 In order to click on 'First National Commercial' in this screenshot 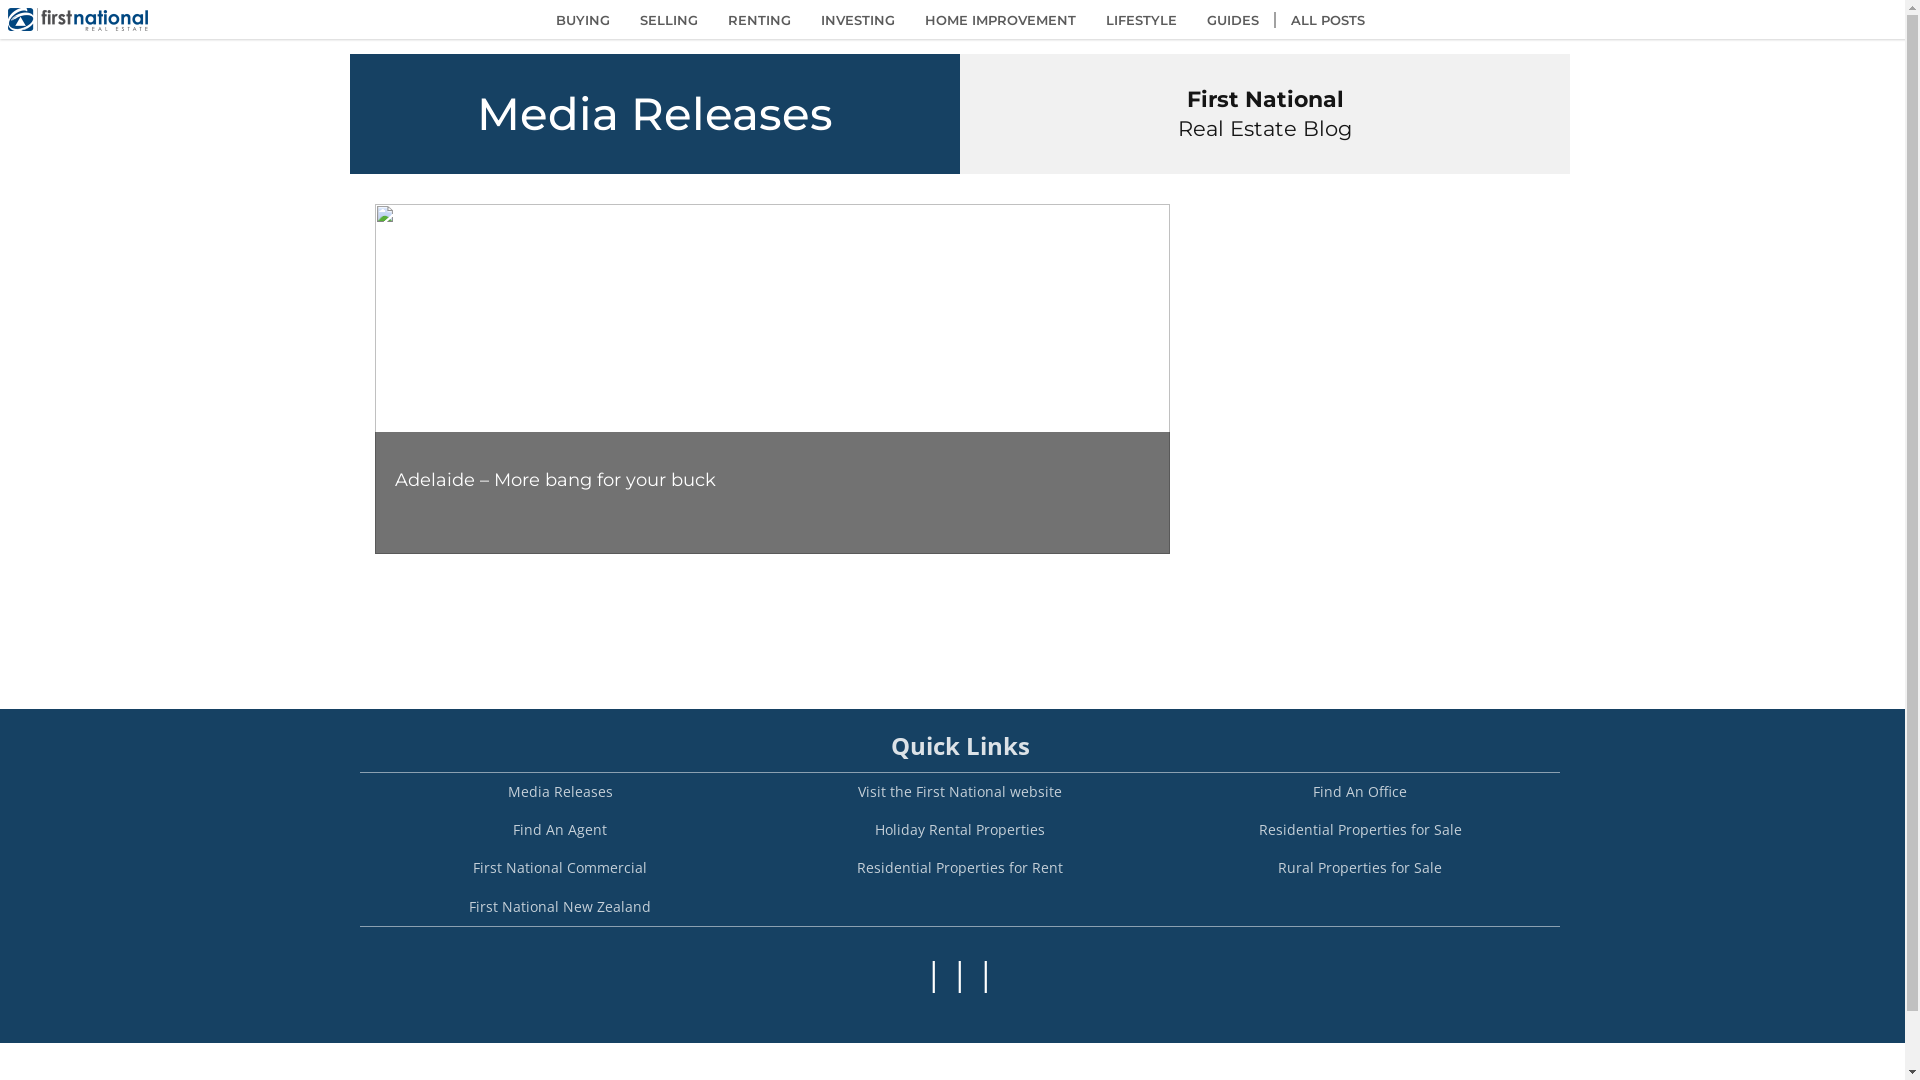, I will do `click(560, 866)`.